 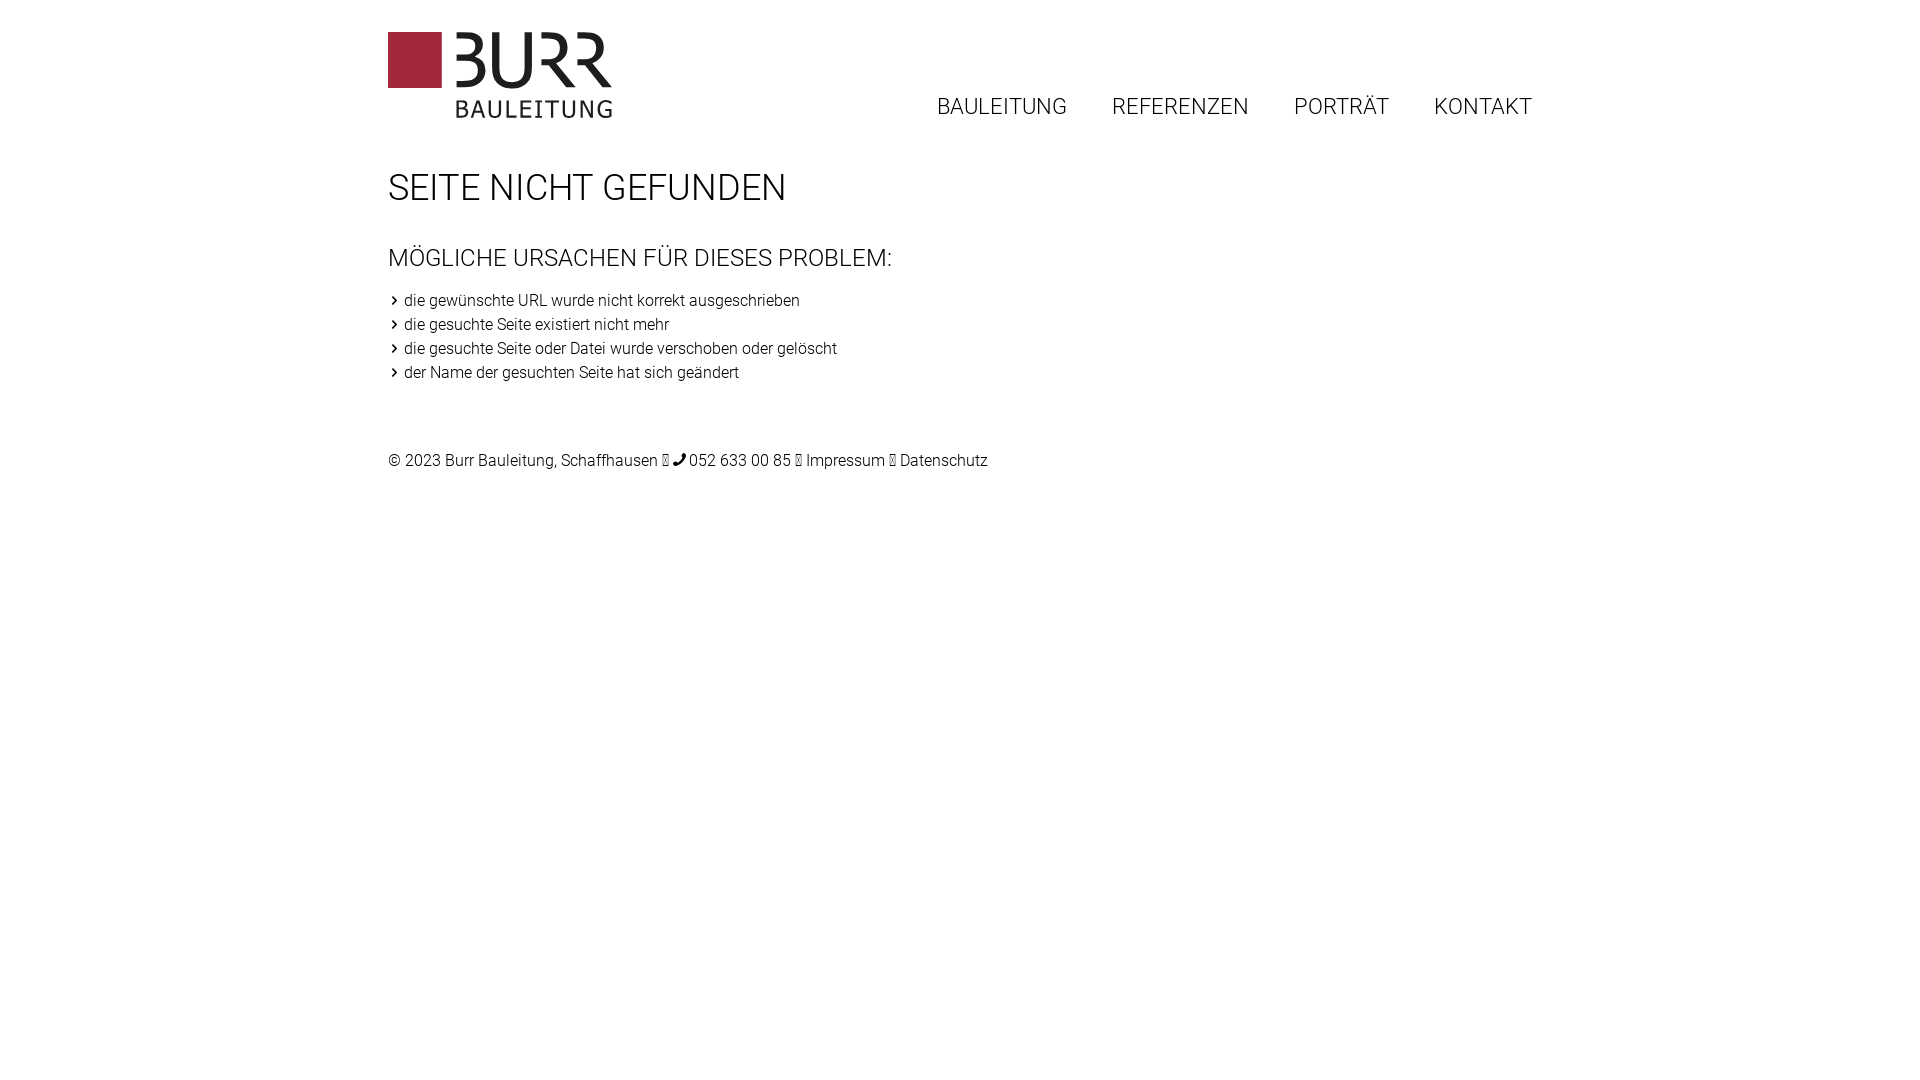 I want to click on 'REFERENZEN', so click(x=1180, y=108).